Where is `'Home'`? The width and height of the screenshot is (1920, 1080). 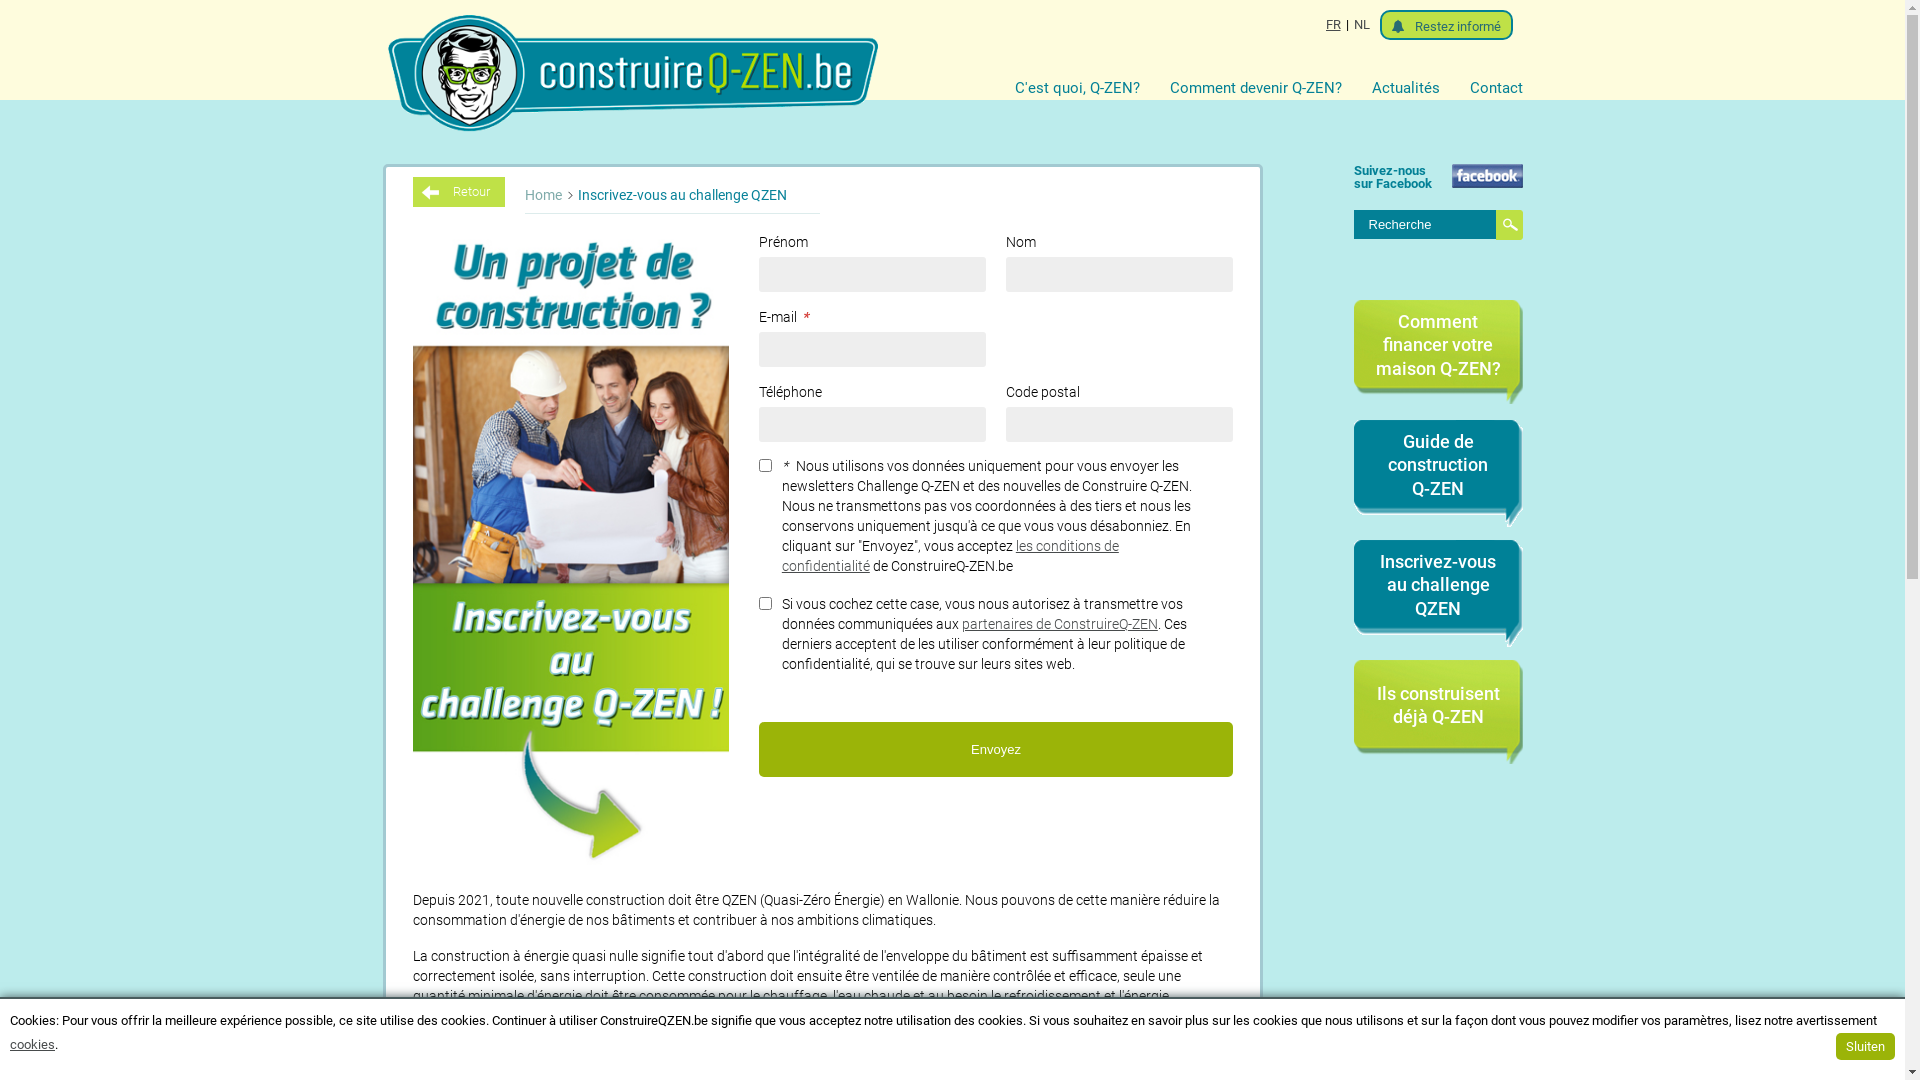
'Home' is located at coordinates (542, 195).